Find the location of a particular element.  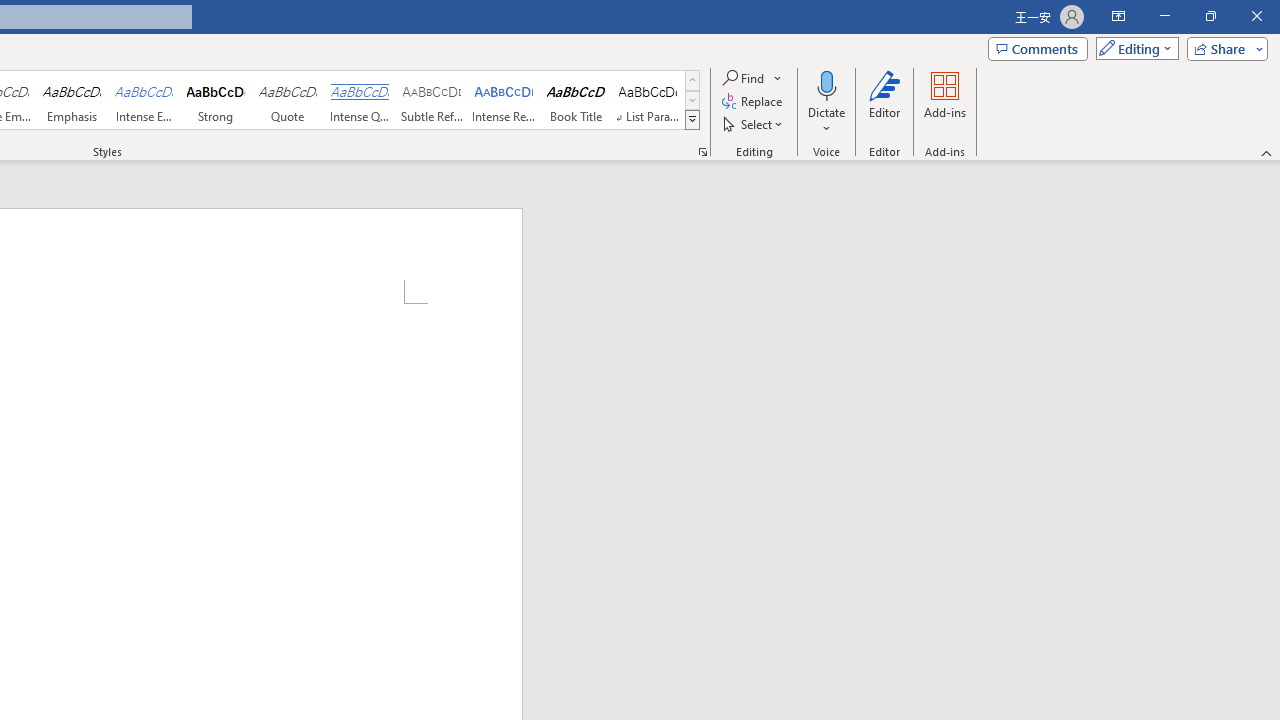

'Dictate' is located at coordinates (826, 84).